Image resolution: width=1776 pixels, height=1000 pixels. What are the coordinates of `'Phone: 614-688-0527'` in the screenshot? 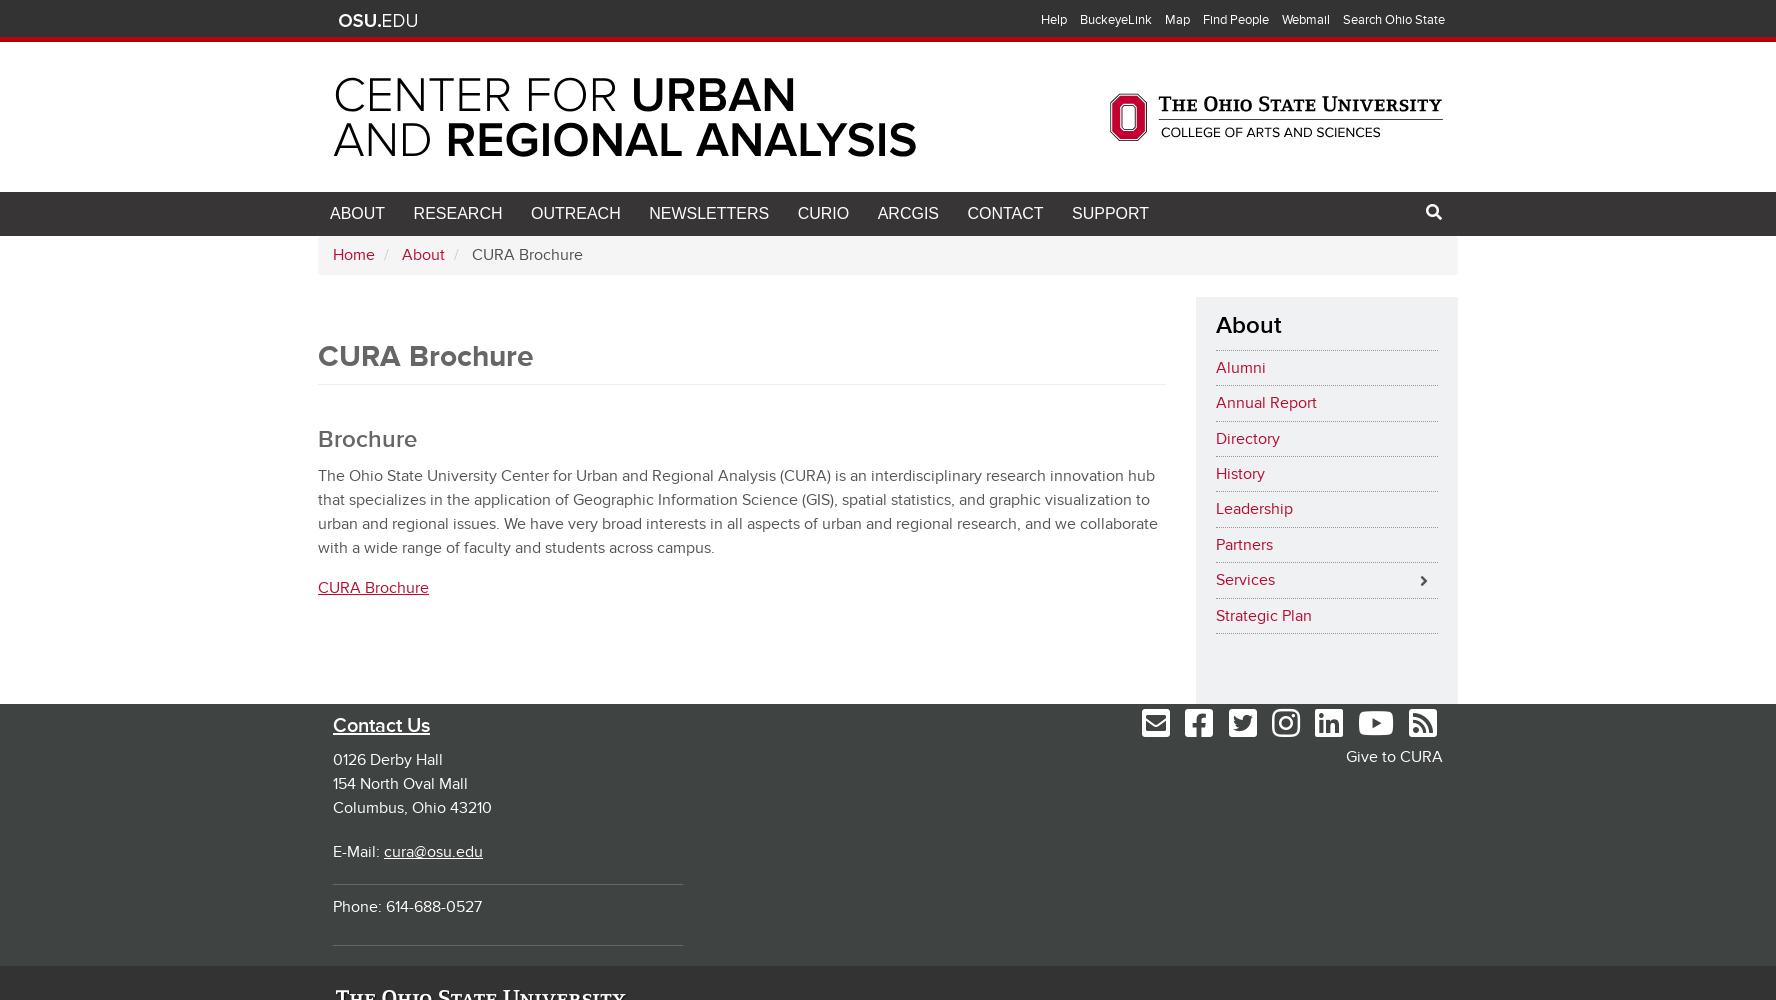 It's located at (407, 906).